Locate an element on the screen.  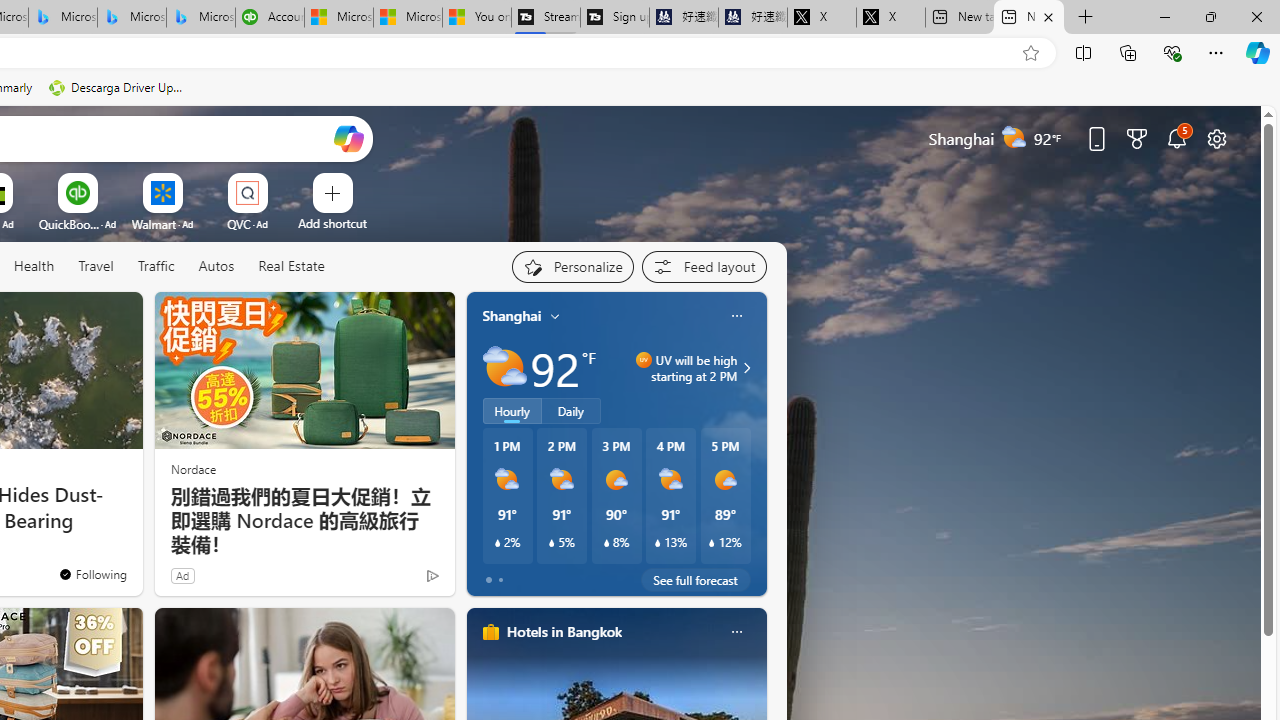
'Accounting Software for Accountants, CPAs and Bookkeepers' is located at coordinates (269, 17).